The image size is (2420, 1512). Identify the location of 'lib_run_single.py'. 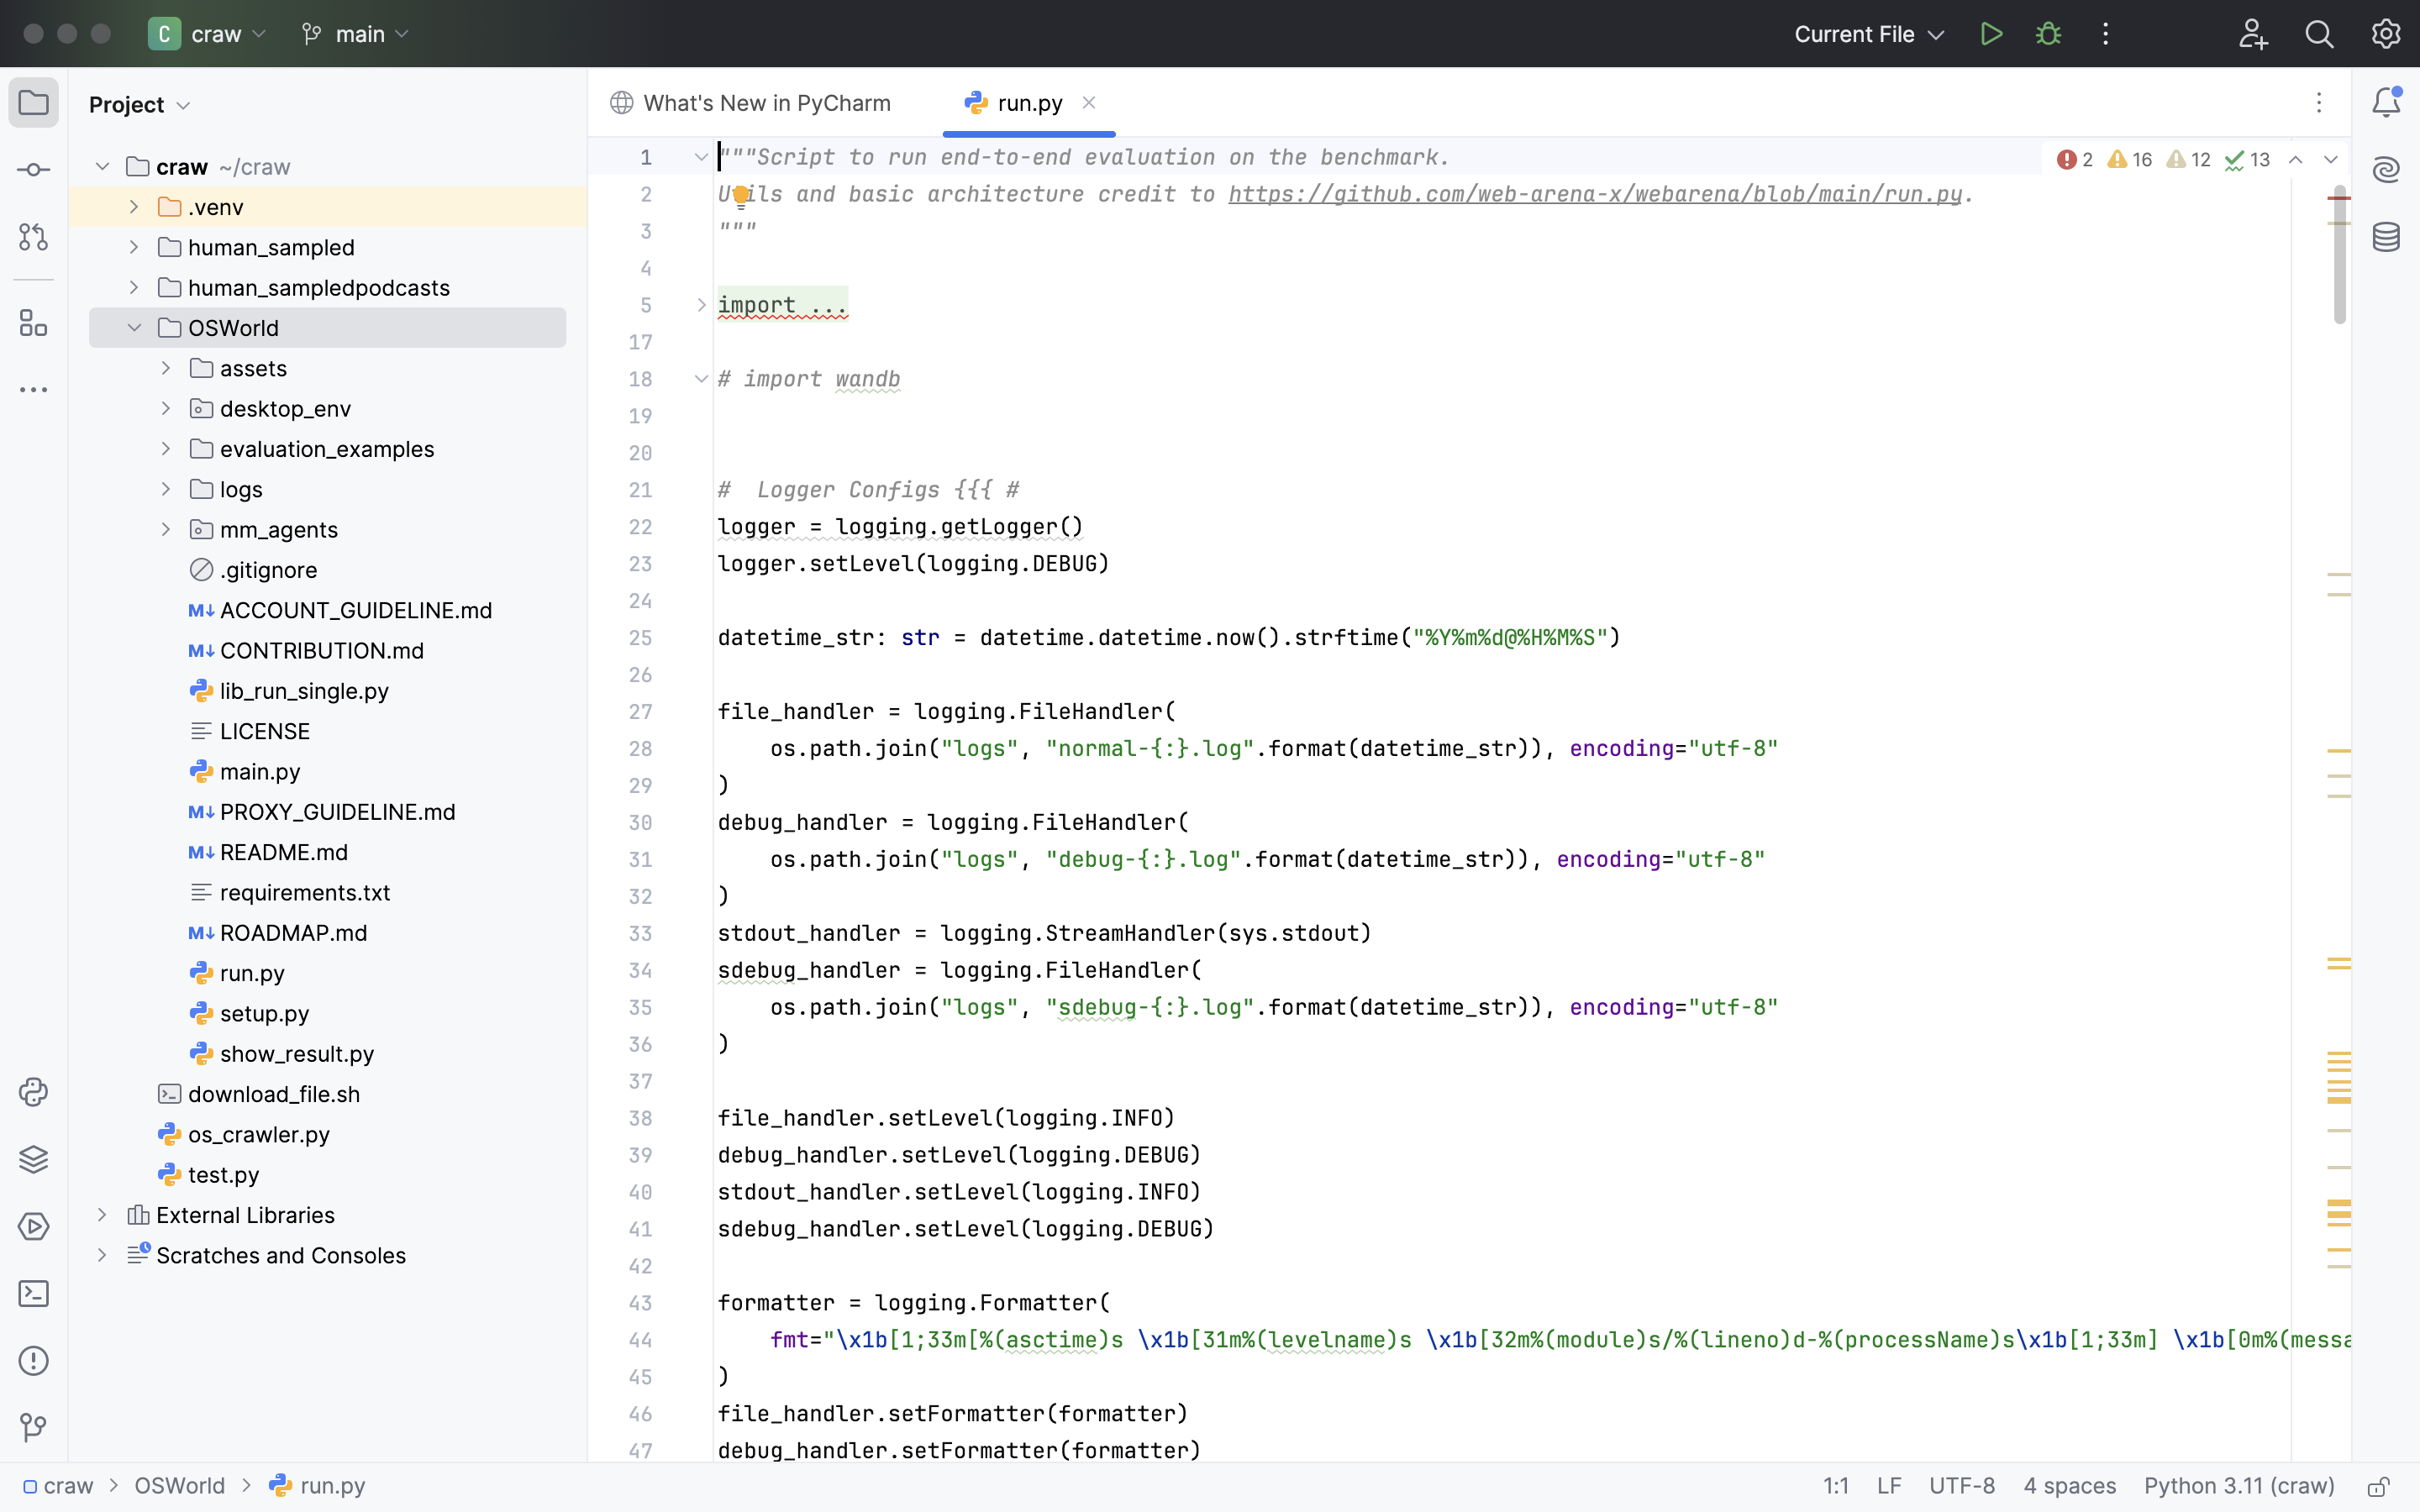
(290, 690).